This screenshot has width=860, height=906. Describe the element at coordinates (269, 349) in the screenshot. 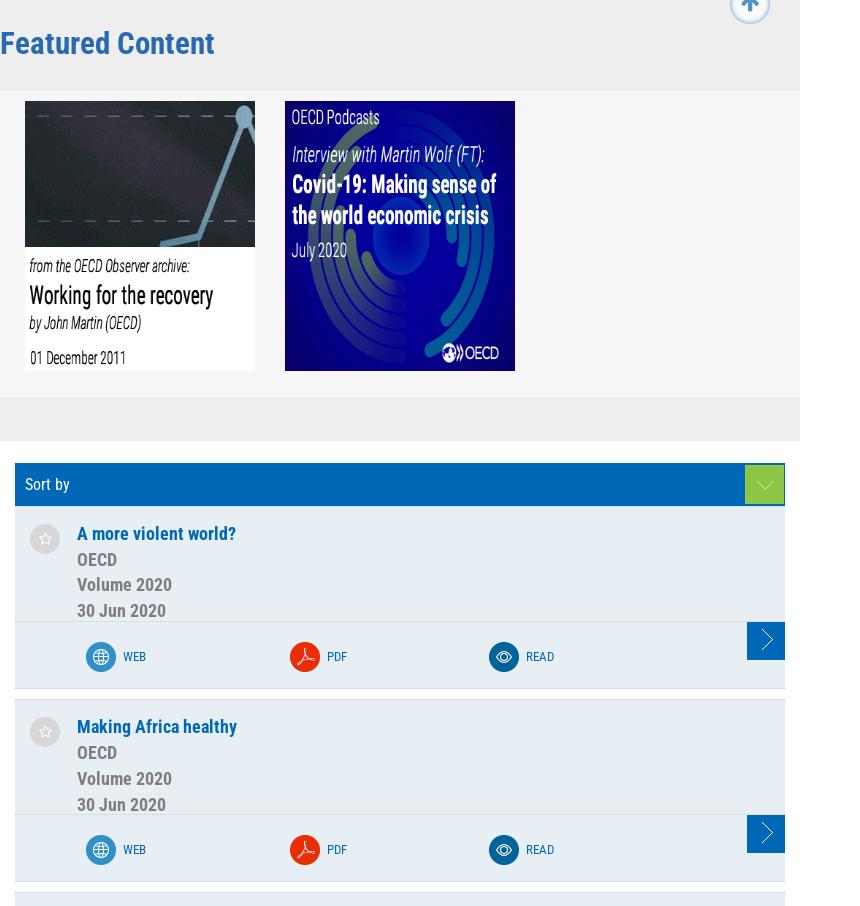

I see `'Volume 2005'` at that location.